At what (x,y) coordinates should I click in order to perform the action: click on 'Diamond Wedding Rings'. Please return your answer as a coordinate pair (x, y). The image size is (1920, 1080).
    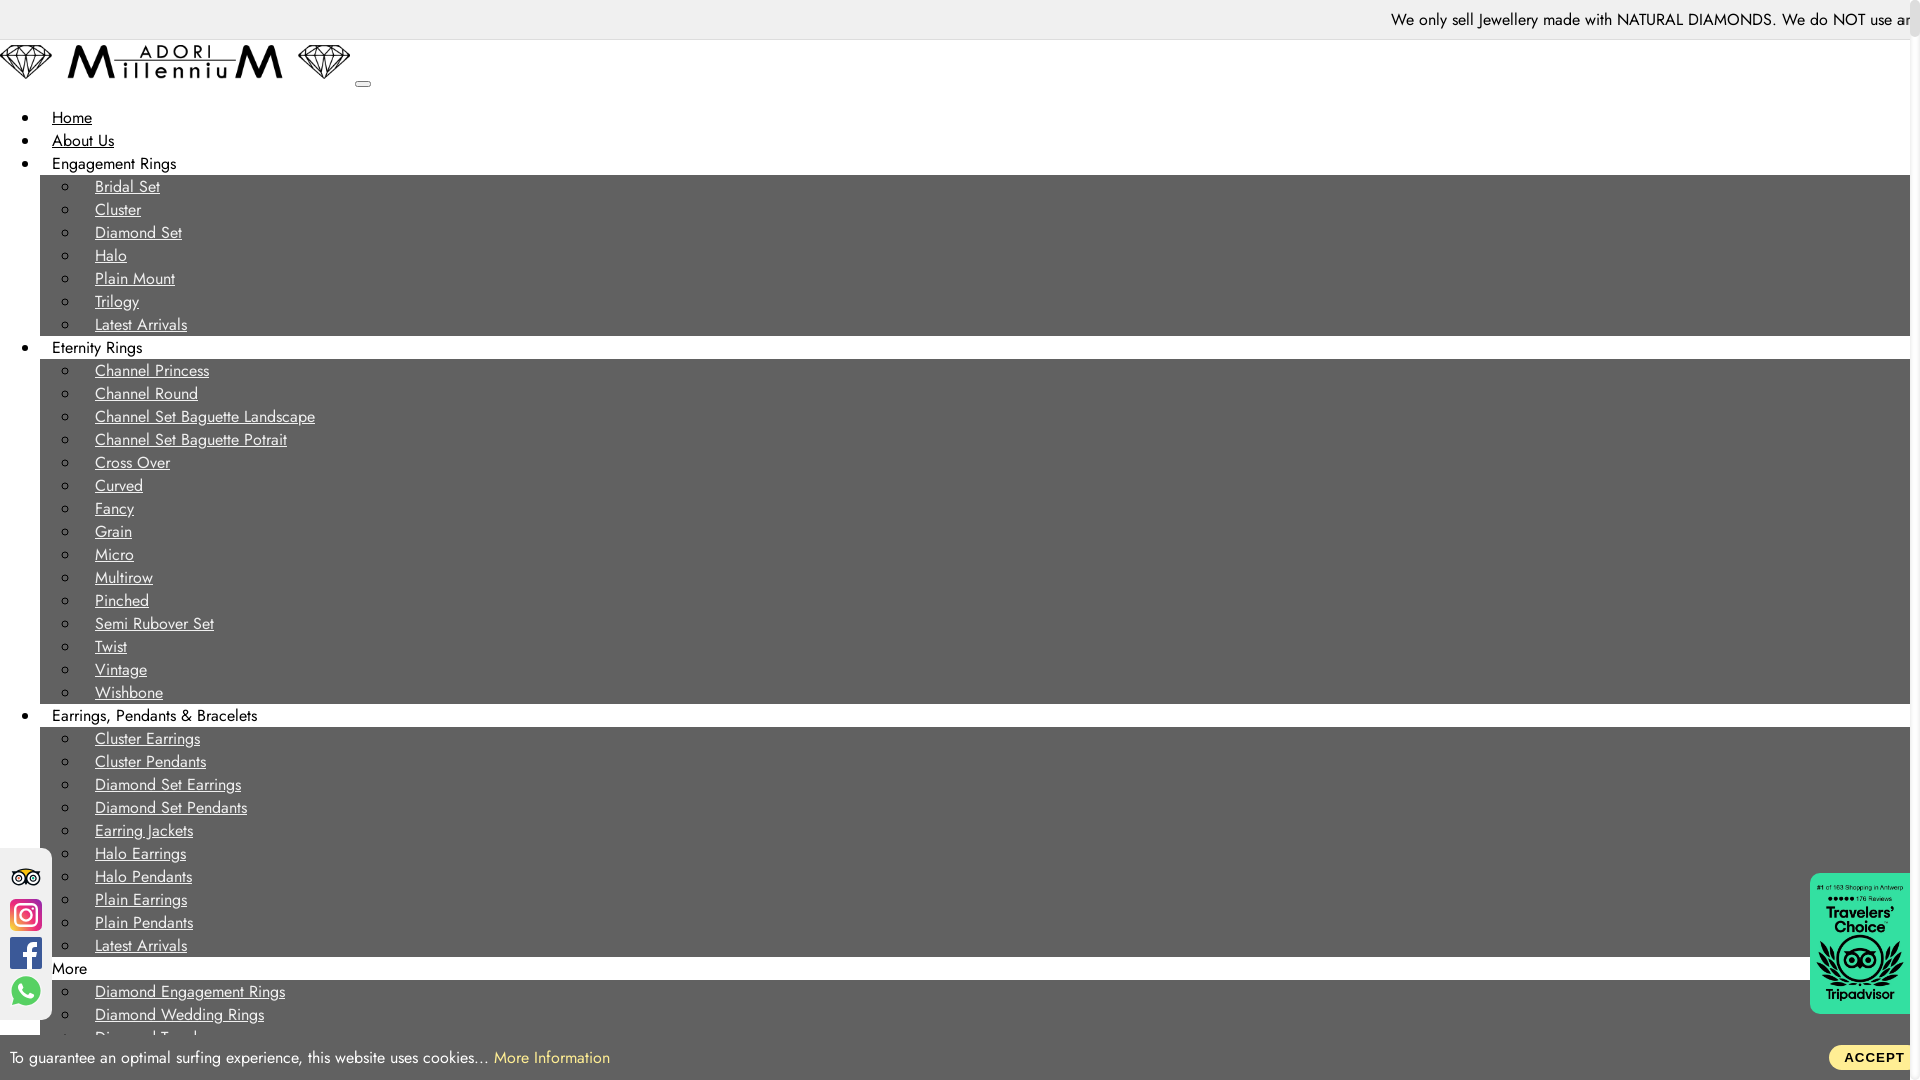
    Looking at the image, I should click on (179, 1014).